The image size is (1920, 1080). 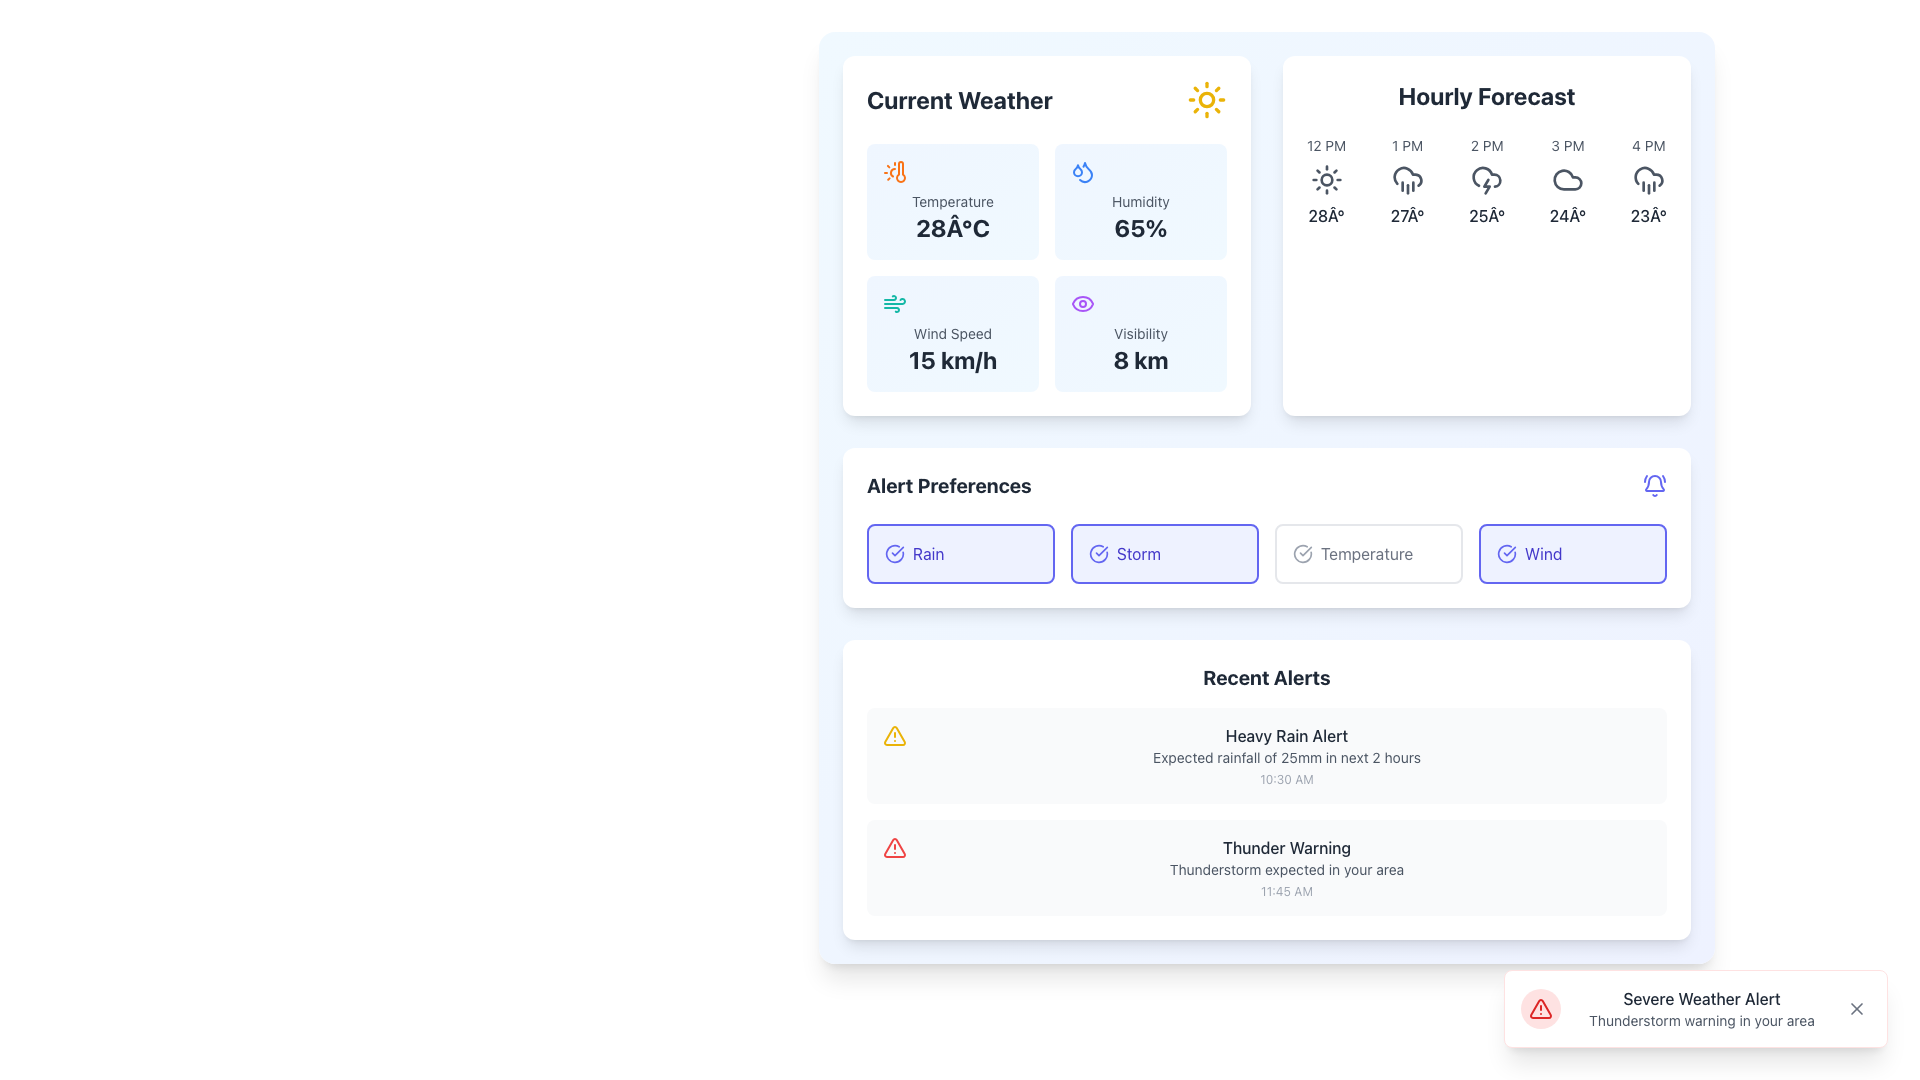 What do you see at coordinates (1266, 756) in the screenshot?
I see `the Informational card displaying a recent weather alert about heavy rain, positioned as the first card in the Recent Alerts section` at bounding box center [1266, 756].